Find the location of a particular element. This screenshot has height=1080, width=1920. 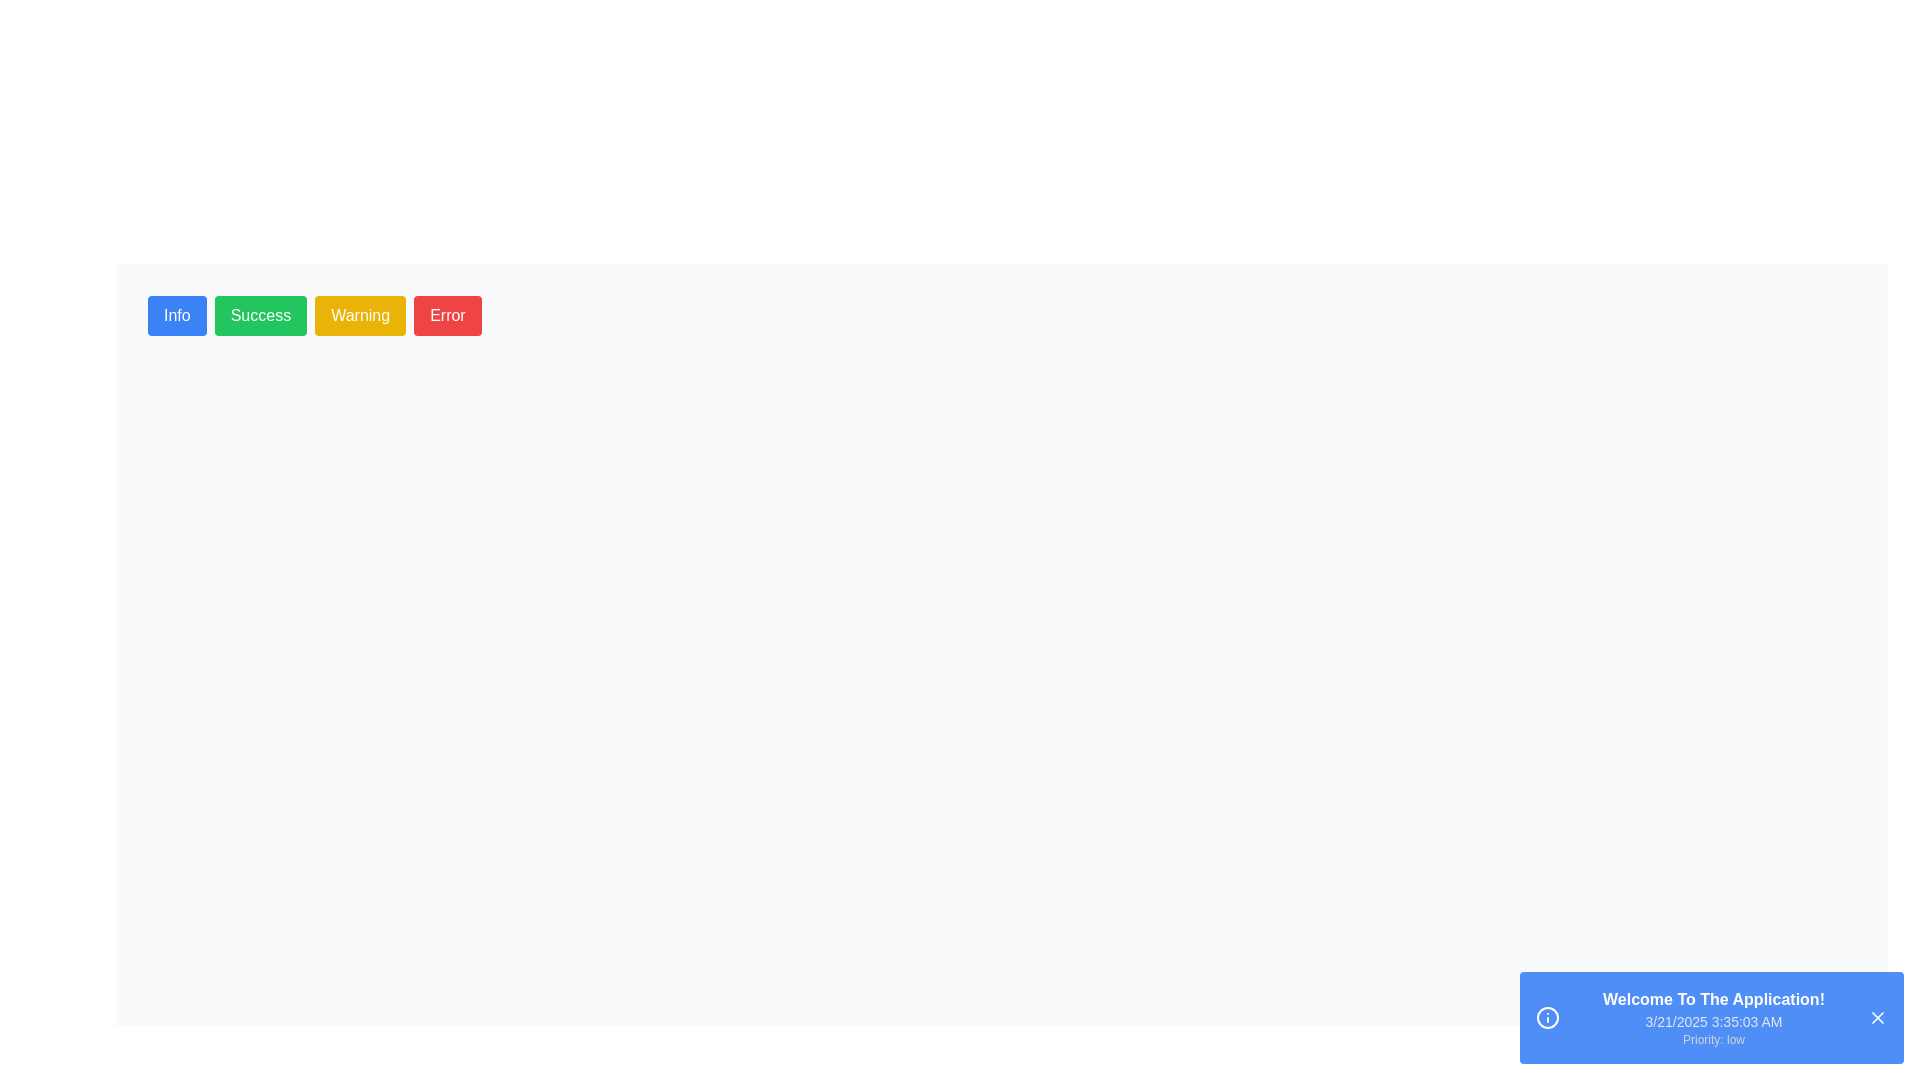

the warning button, which is the third button in a row between the 'Success' button and the 'Error' button, to change its background color to a darker shade is located at coordinates (360, 315).